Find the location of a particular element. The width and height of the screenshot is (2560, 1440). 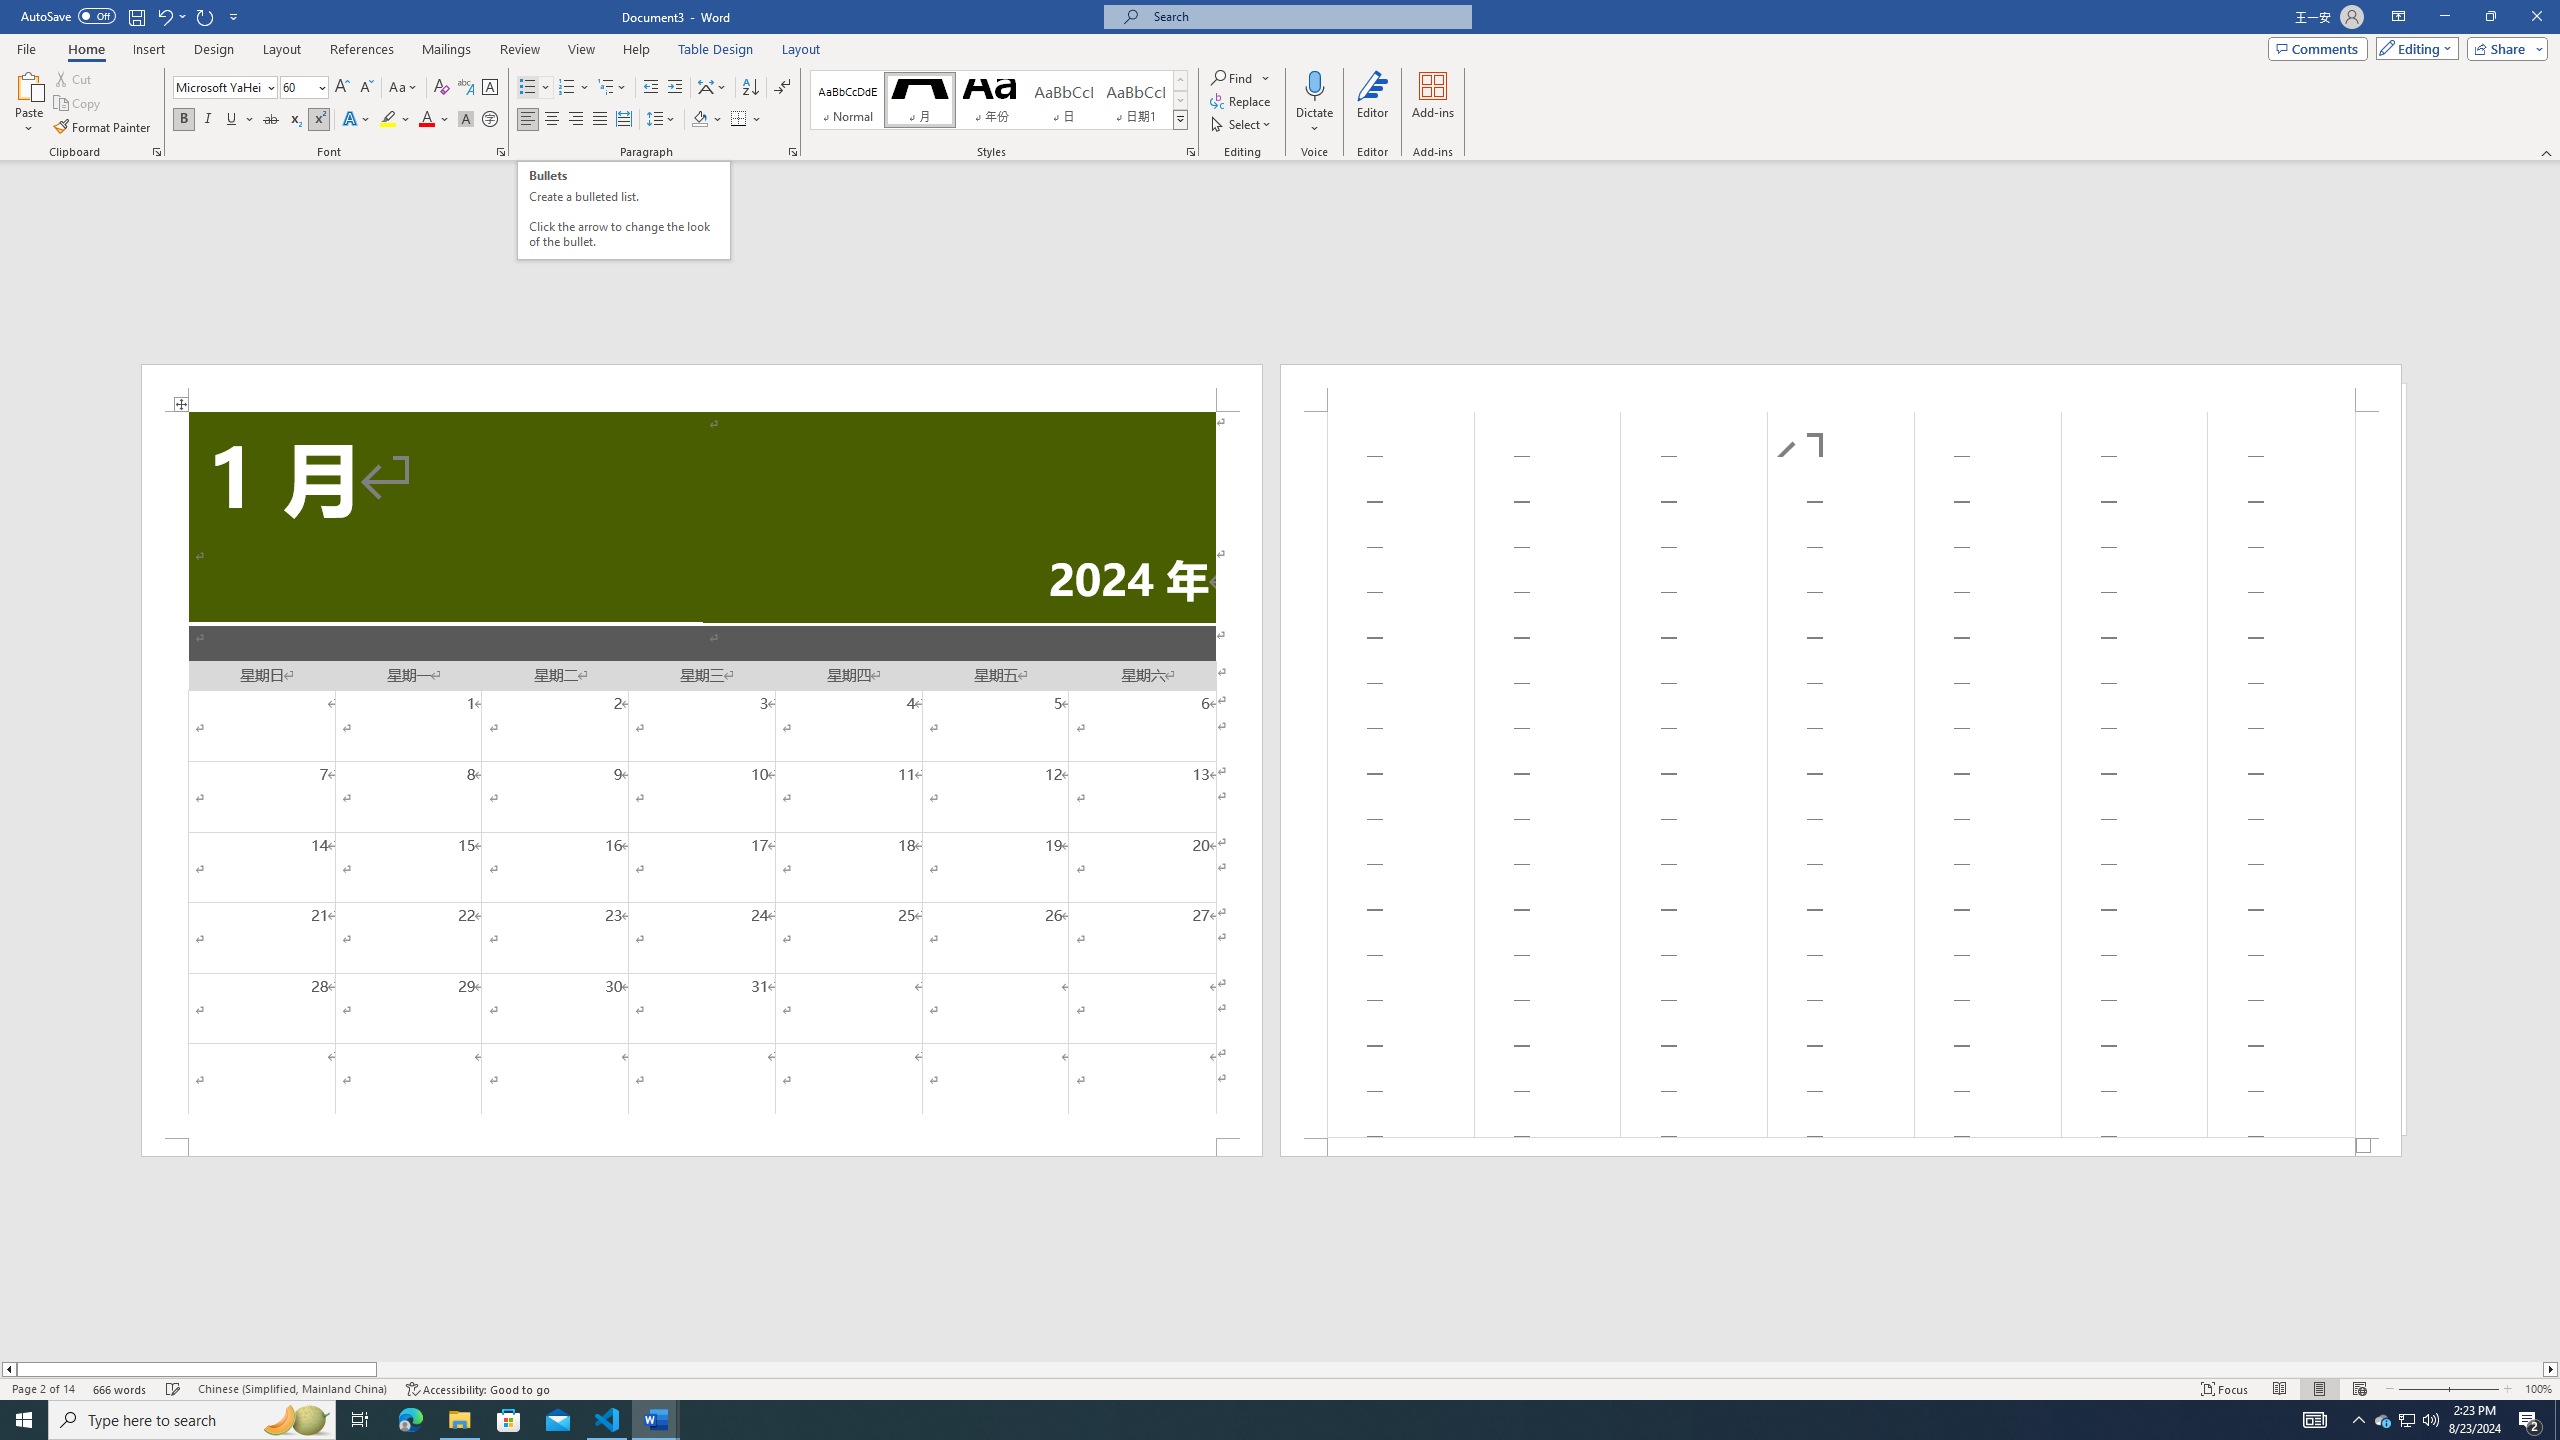

'Decrease Indent' is located at coordinates (651, 87).